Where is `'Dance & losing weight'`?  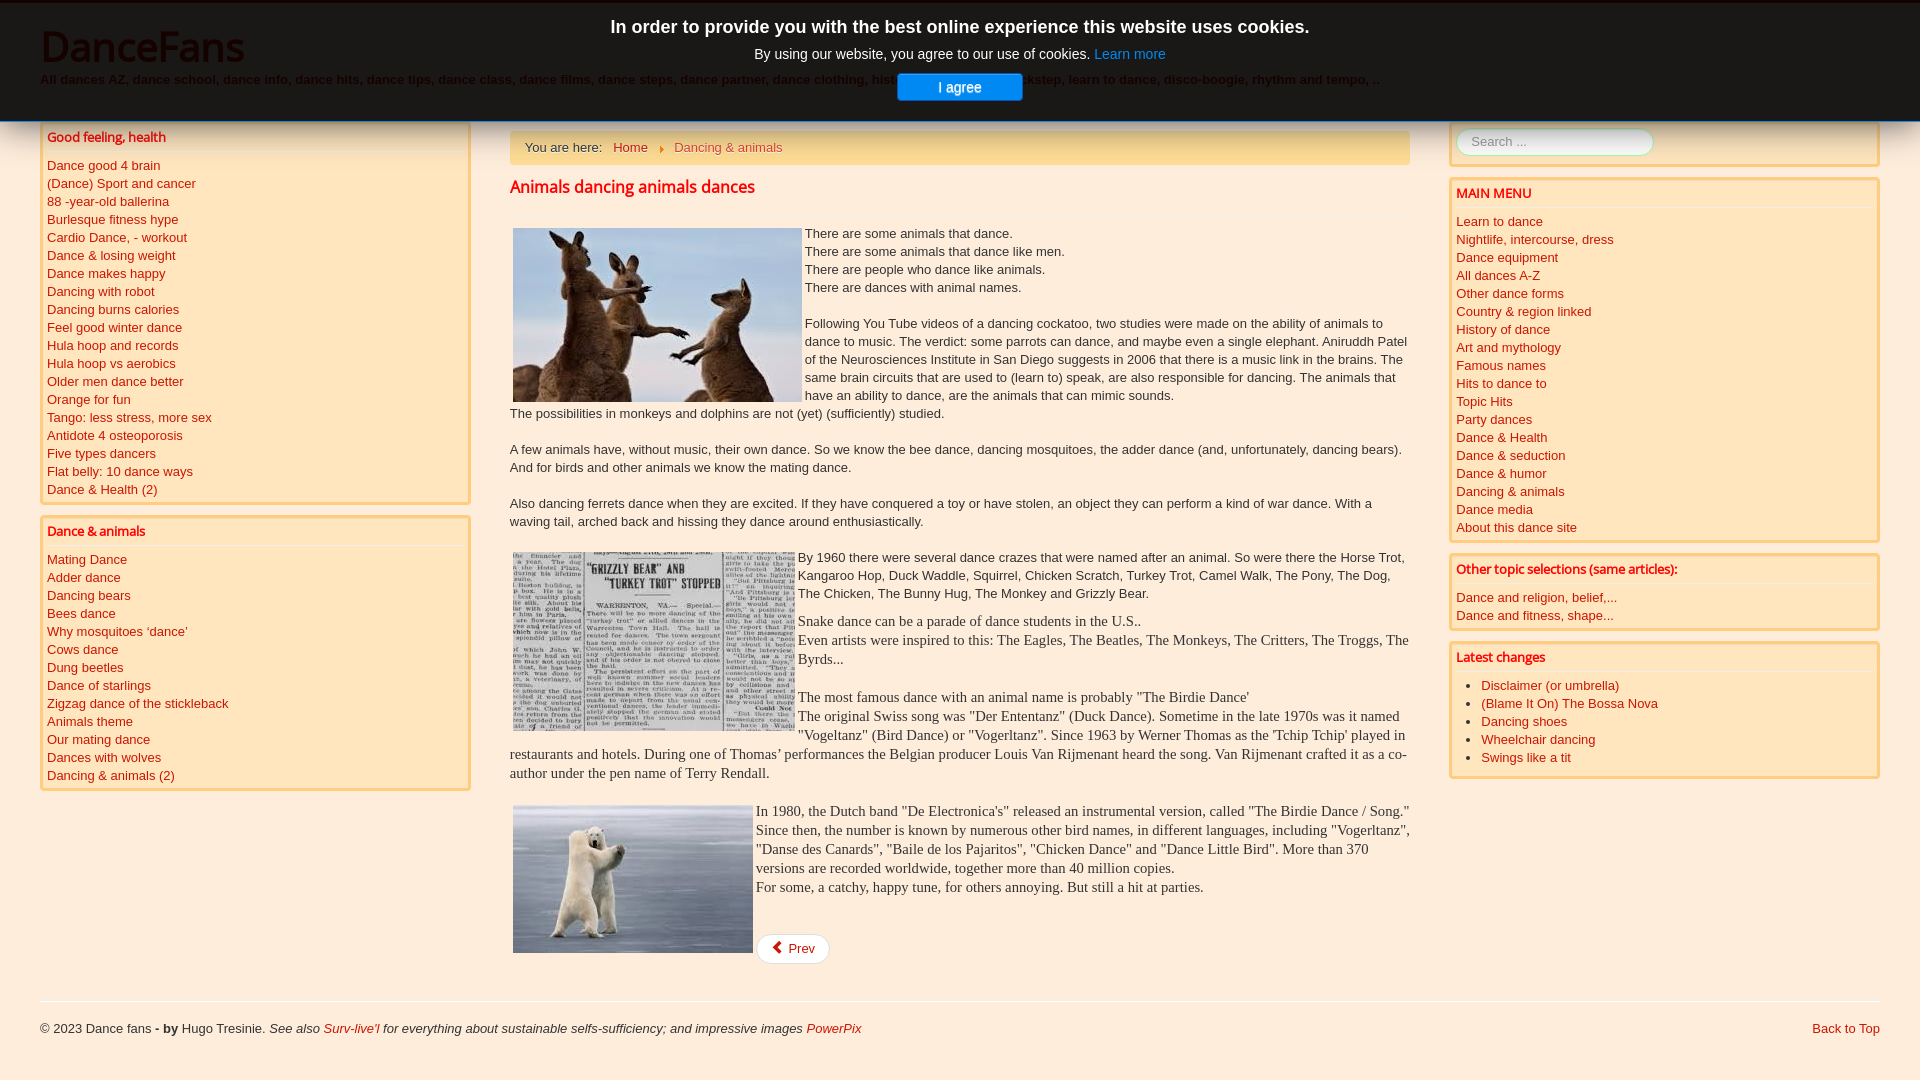 'Dance & losing weight' is located at coordinates (47, 254).